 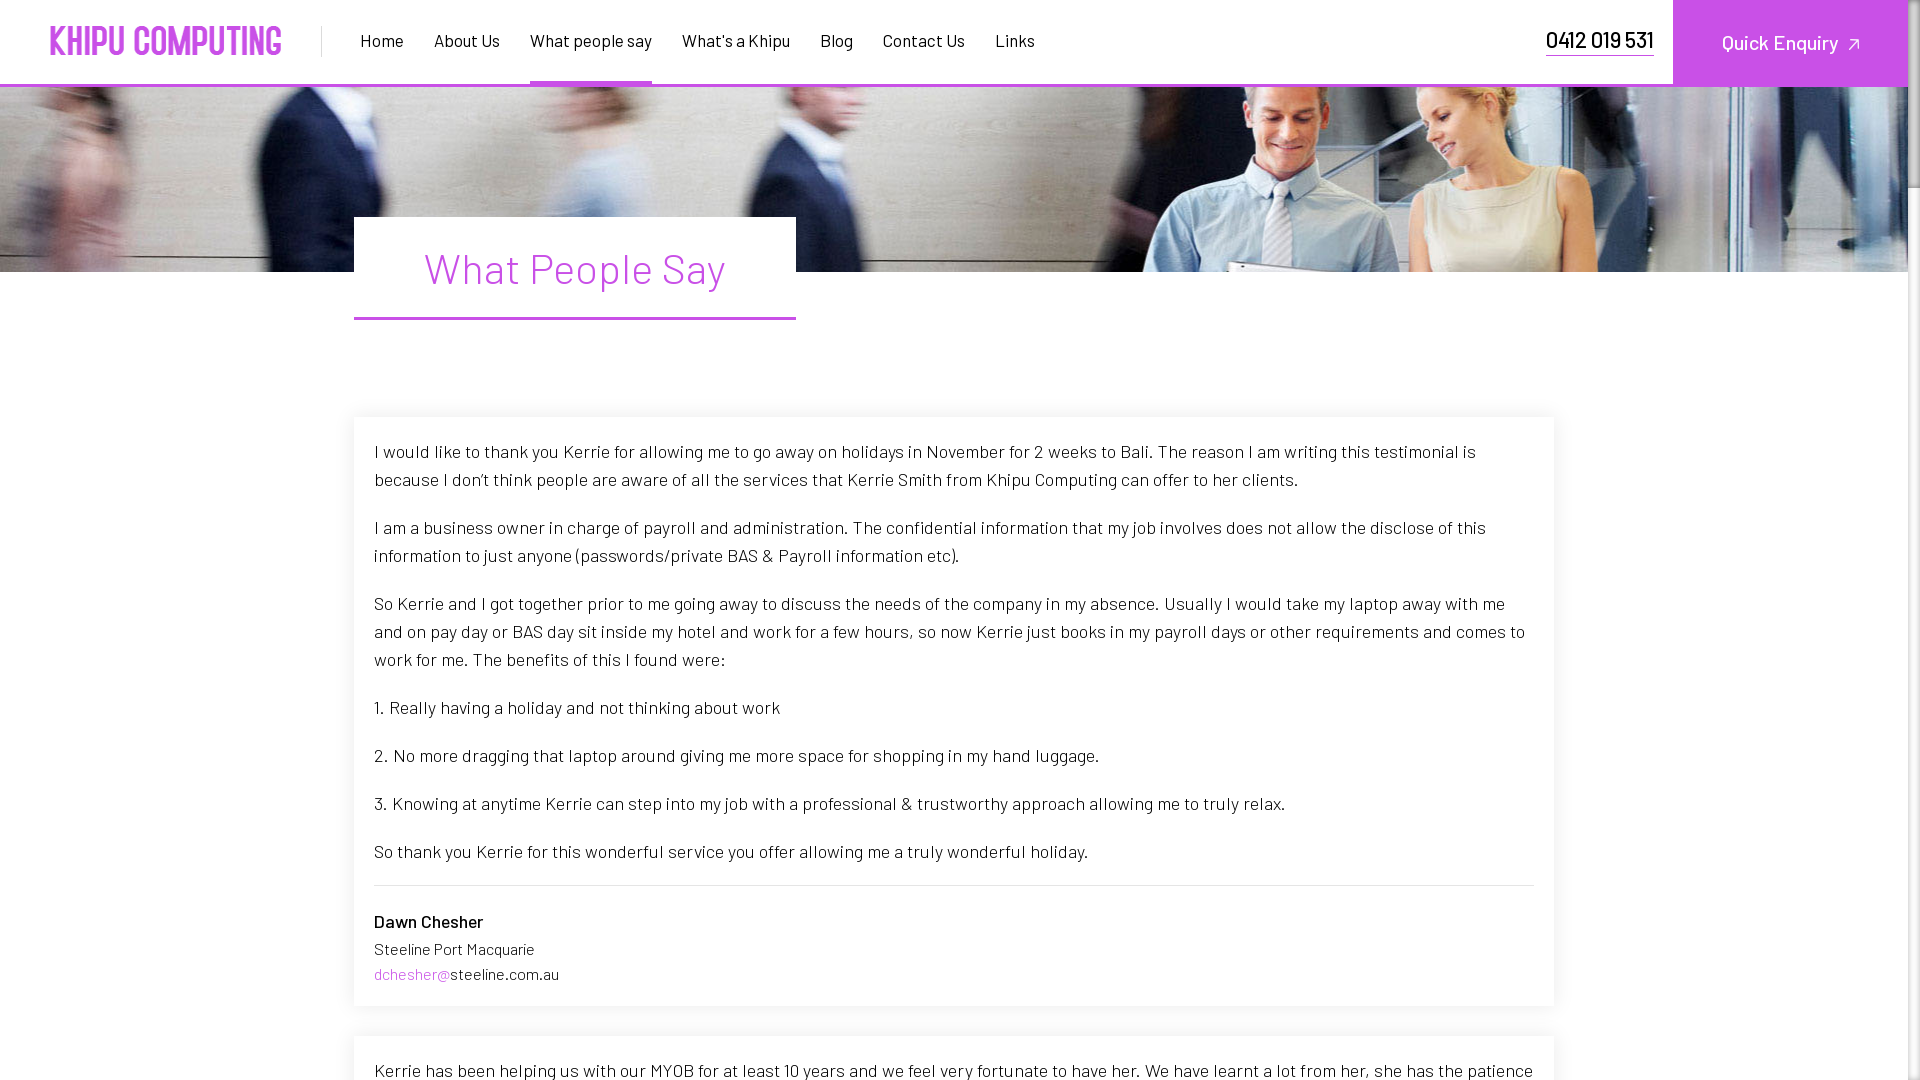 I want to click on 'What people say', so click(x=589, y=39).